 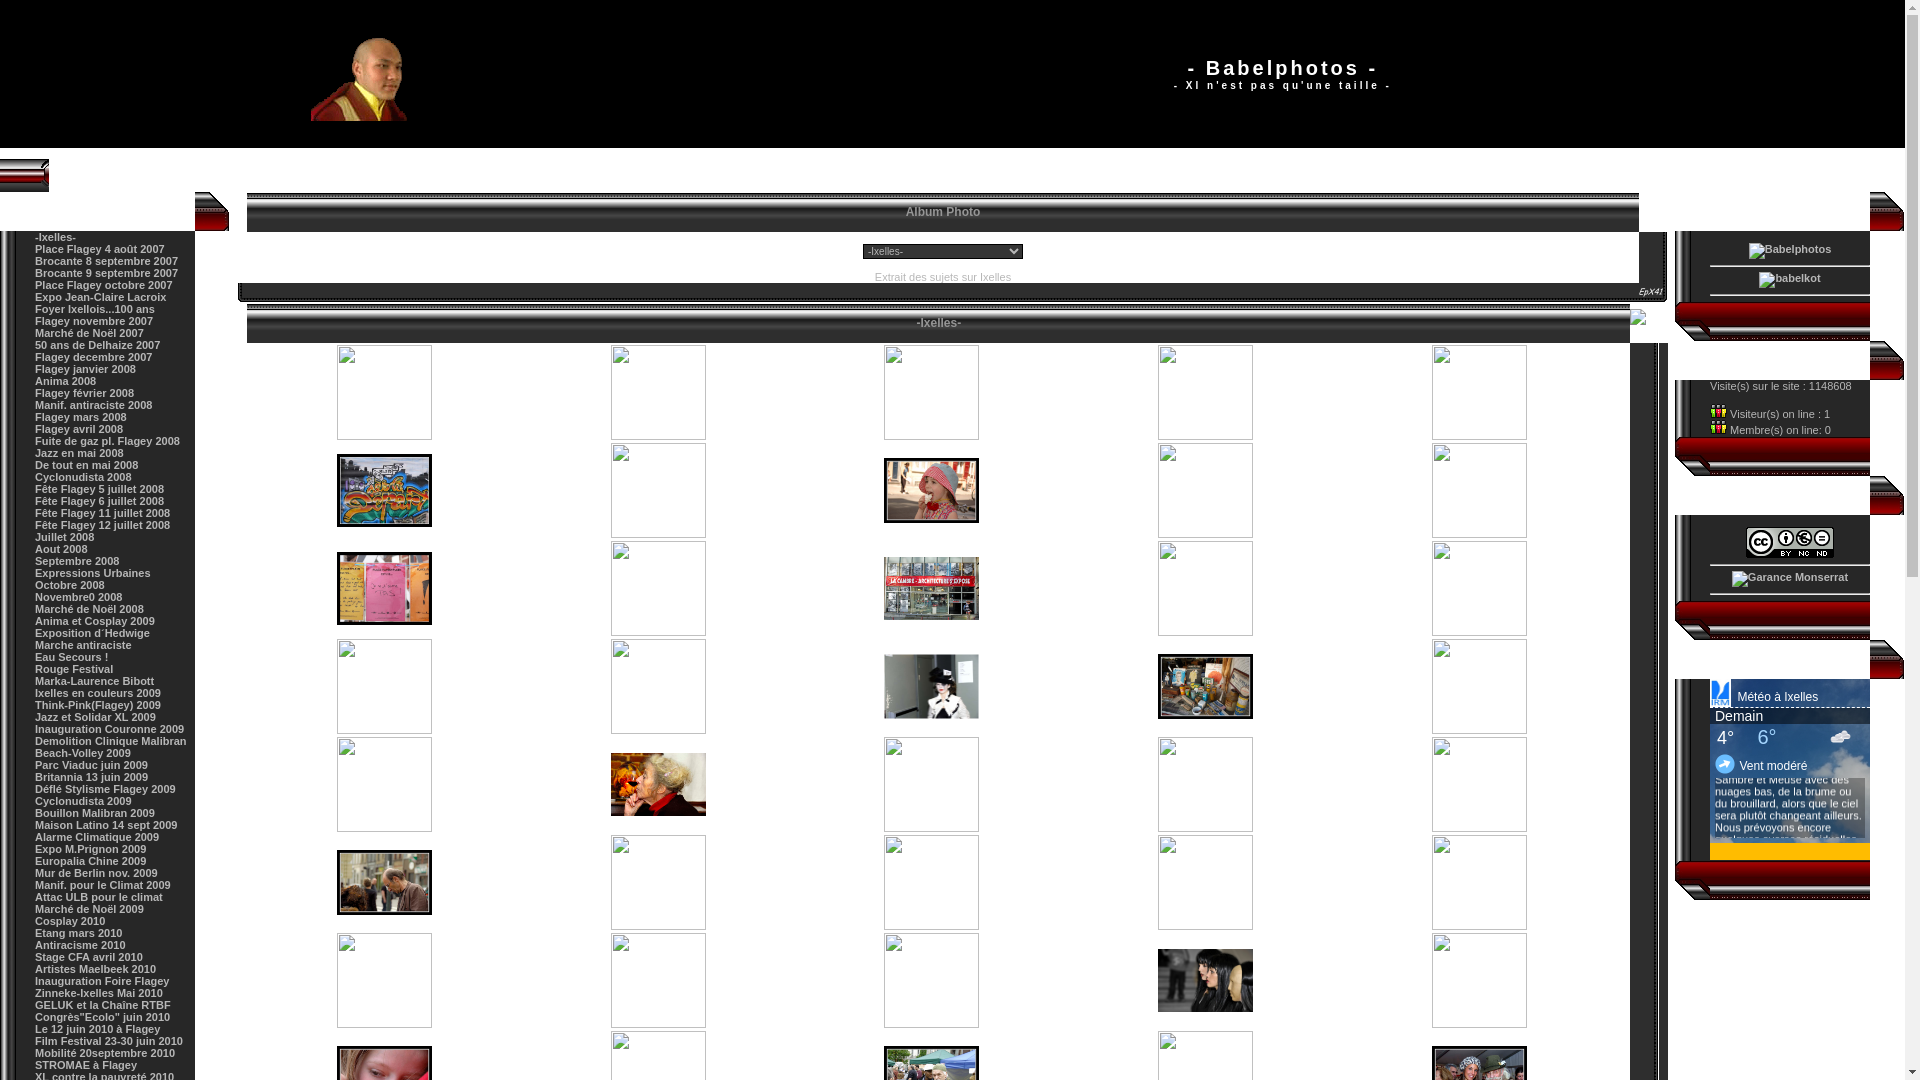 What do you see at coordinates (93, 680) in the screenshot?
I see `'Marka-Laurence Bibott'` at bounding box center [93, 680].